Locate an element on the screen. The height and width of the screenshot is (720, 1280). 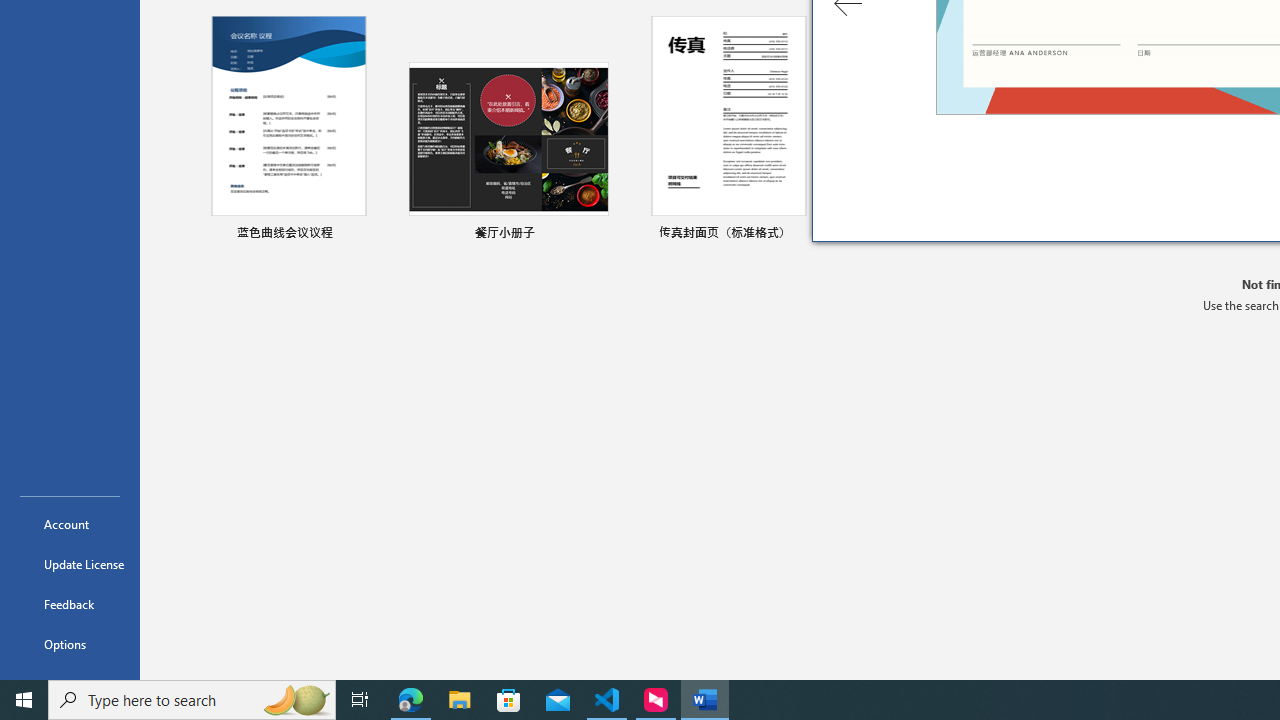
'Start' is located at coordinates (24, 698).